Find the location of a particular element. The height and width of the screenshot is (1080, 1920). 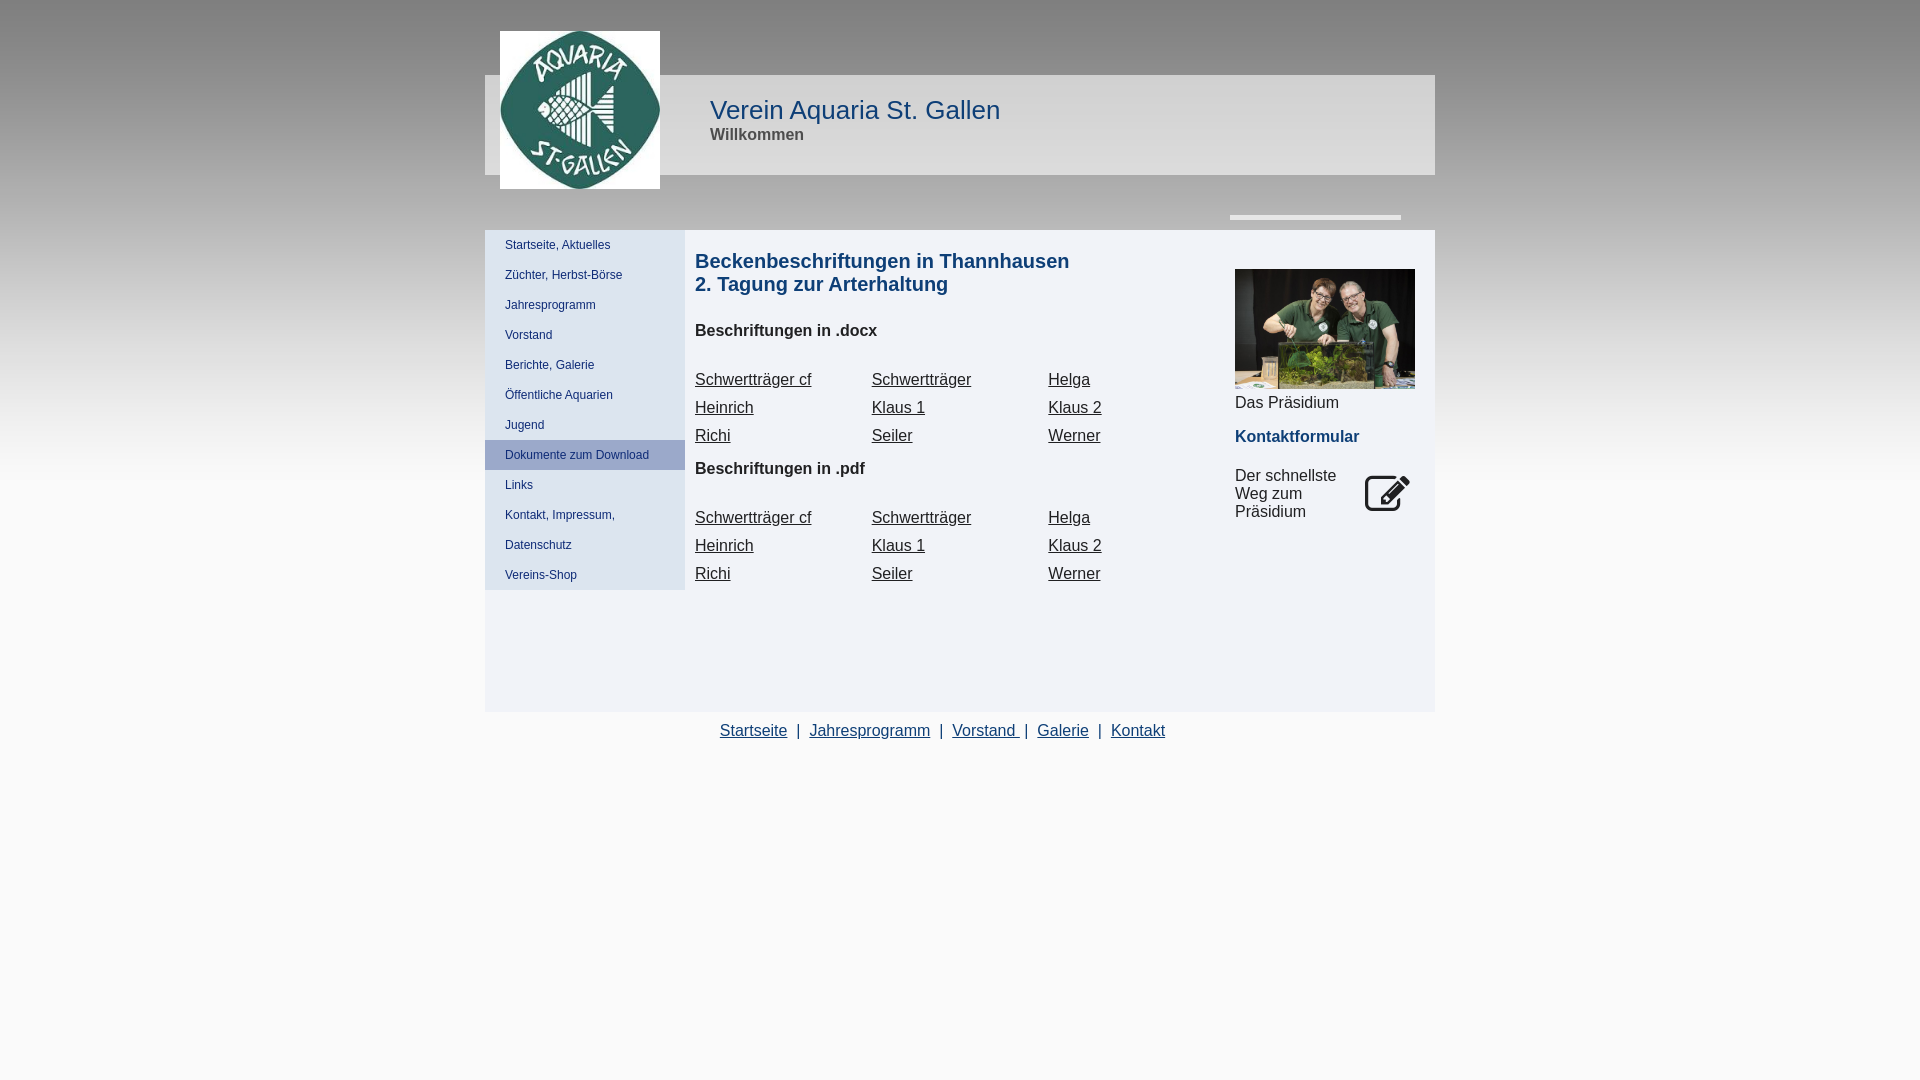

'Vereins-Shop' is located at coordinates (484, 574).